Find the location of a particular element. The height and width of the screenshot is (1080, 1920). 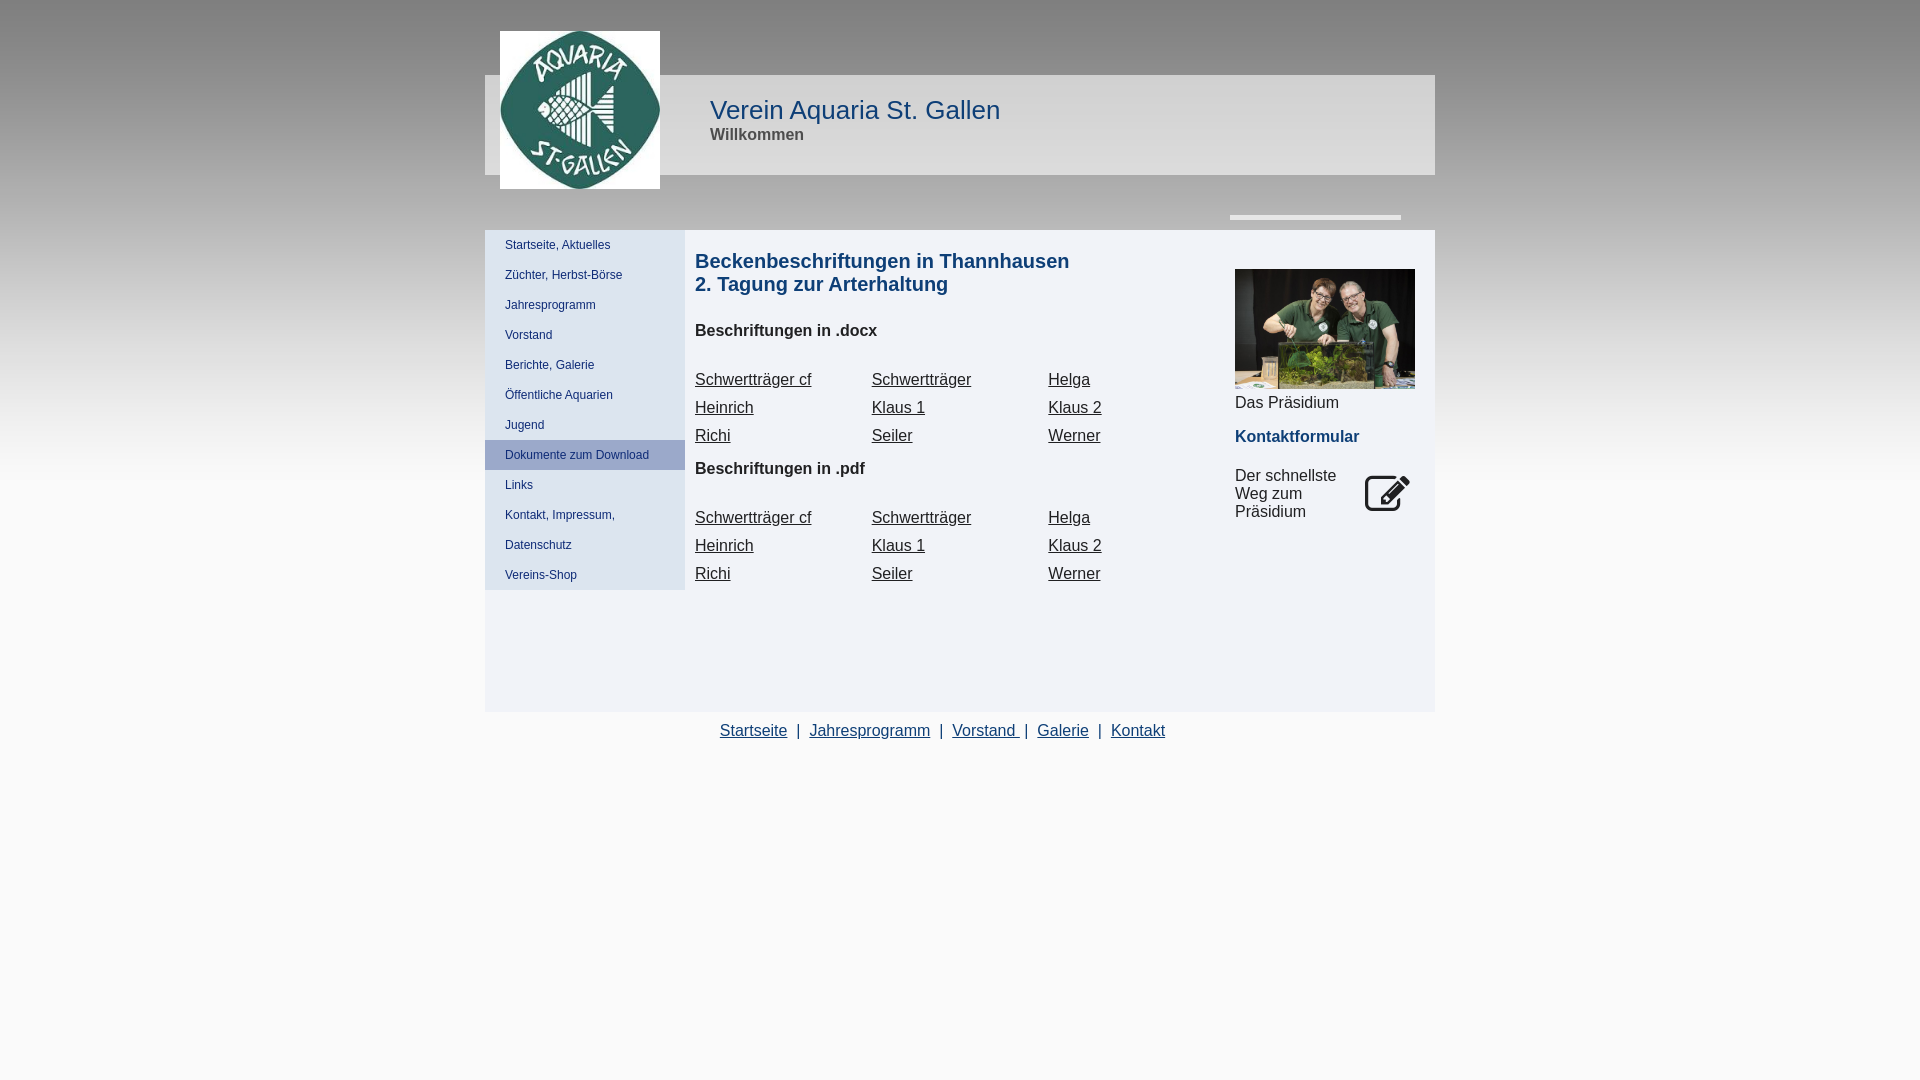

'Vereins-Shop' is located at coordinates (484, 574).